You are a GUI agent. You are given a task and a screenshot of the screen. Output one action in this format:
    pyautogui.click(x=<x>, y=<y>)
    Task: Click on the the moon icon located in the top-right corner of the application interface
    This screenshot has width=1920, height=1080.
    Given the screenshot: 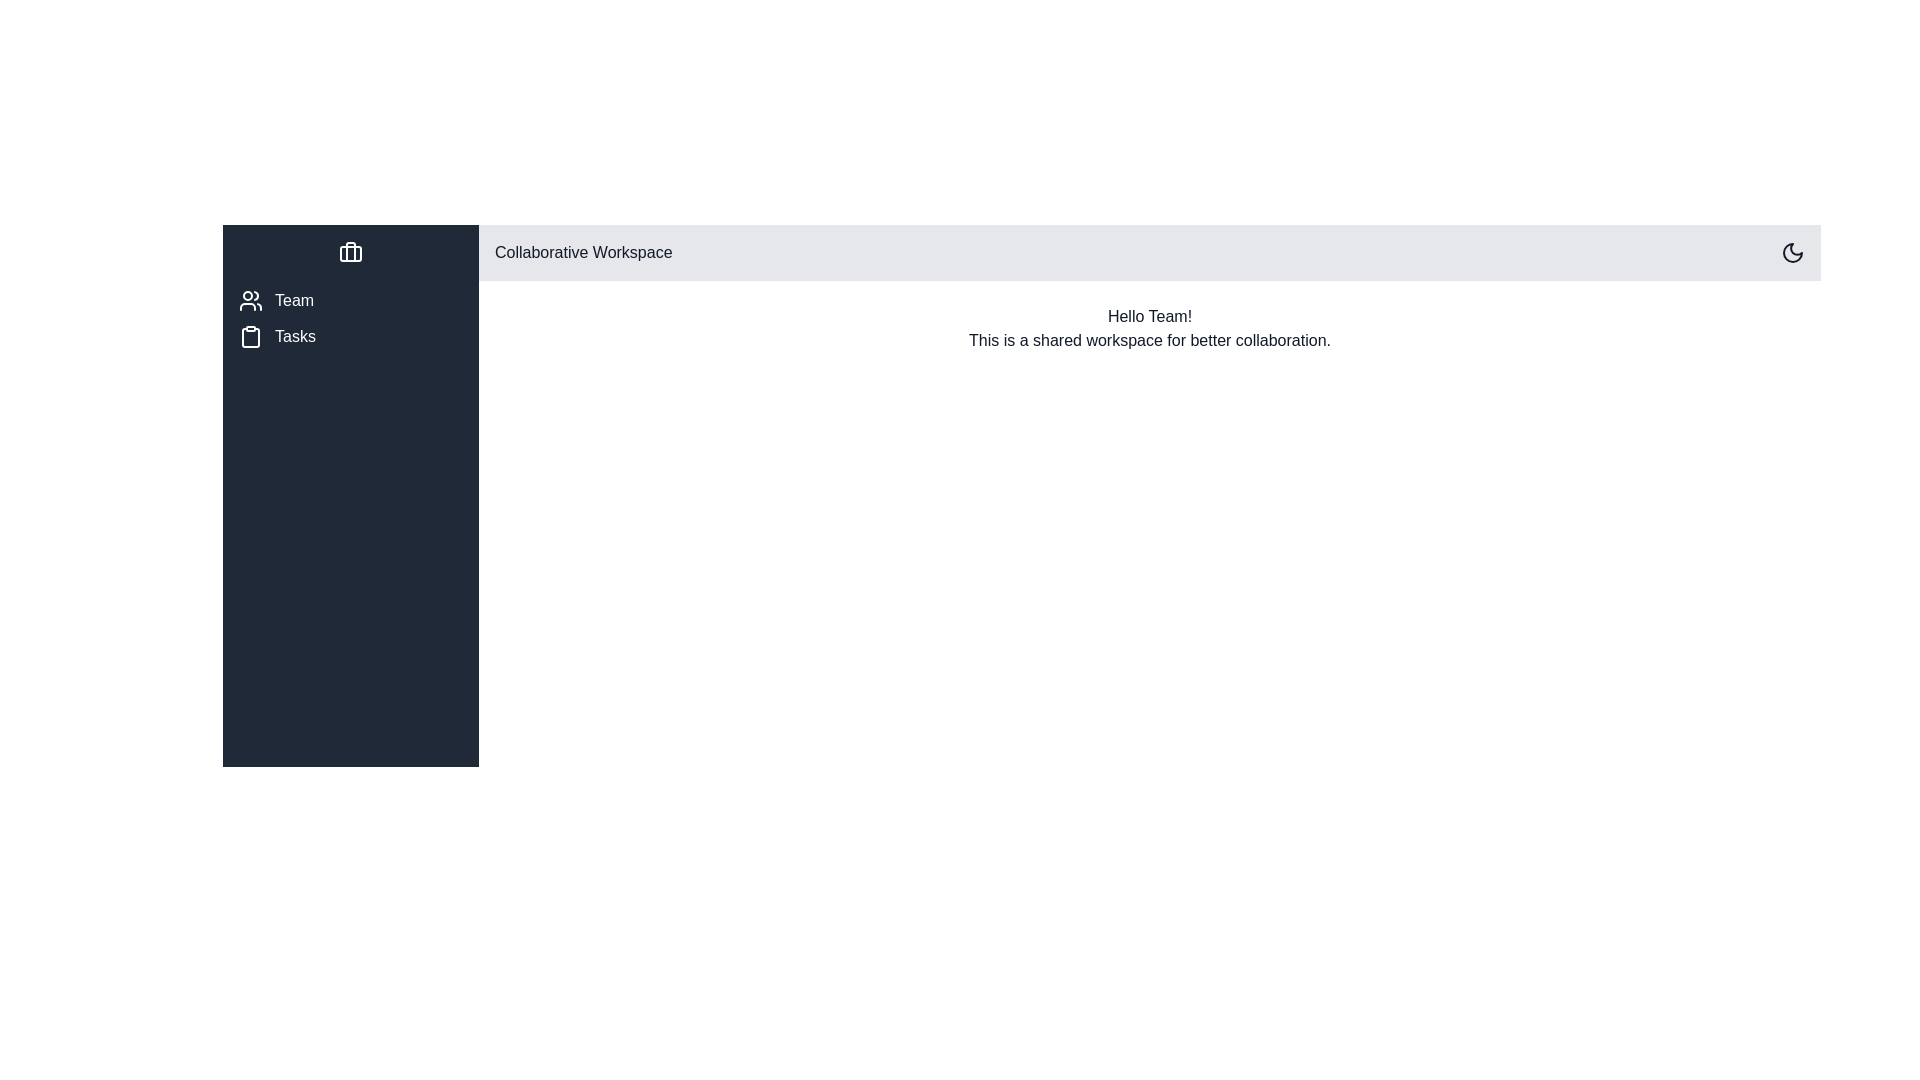 What is the action you would take?
    pyautogui.click(x=1793, y=252)
    